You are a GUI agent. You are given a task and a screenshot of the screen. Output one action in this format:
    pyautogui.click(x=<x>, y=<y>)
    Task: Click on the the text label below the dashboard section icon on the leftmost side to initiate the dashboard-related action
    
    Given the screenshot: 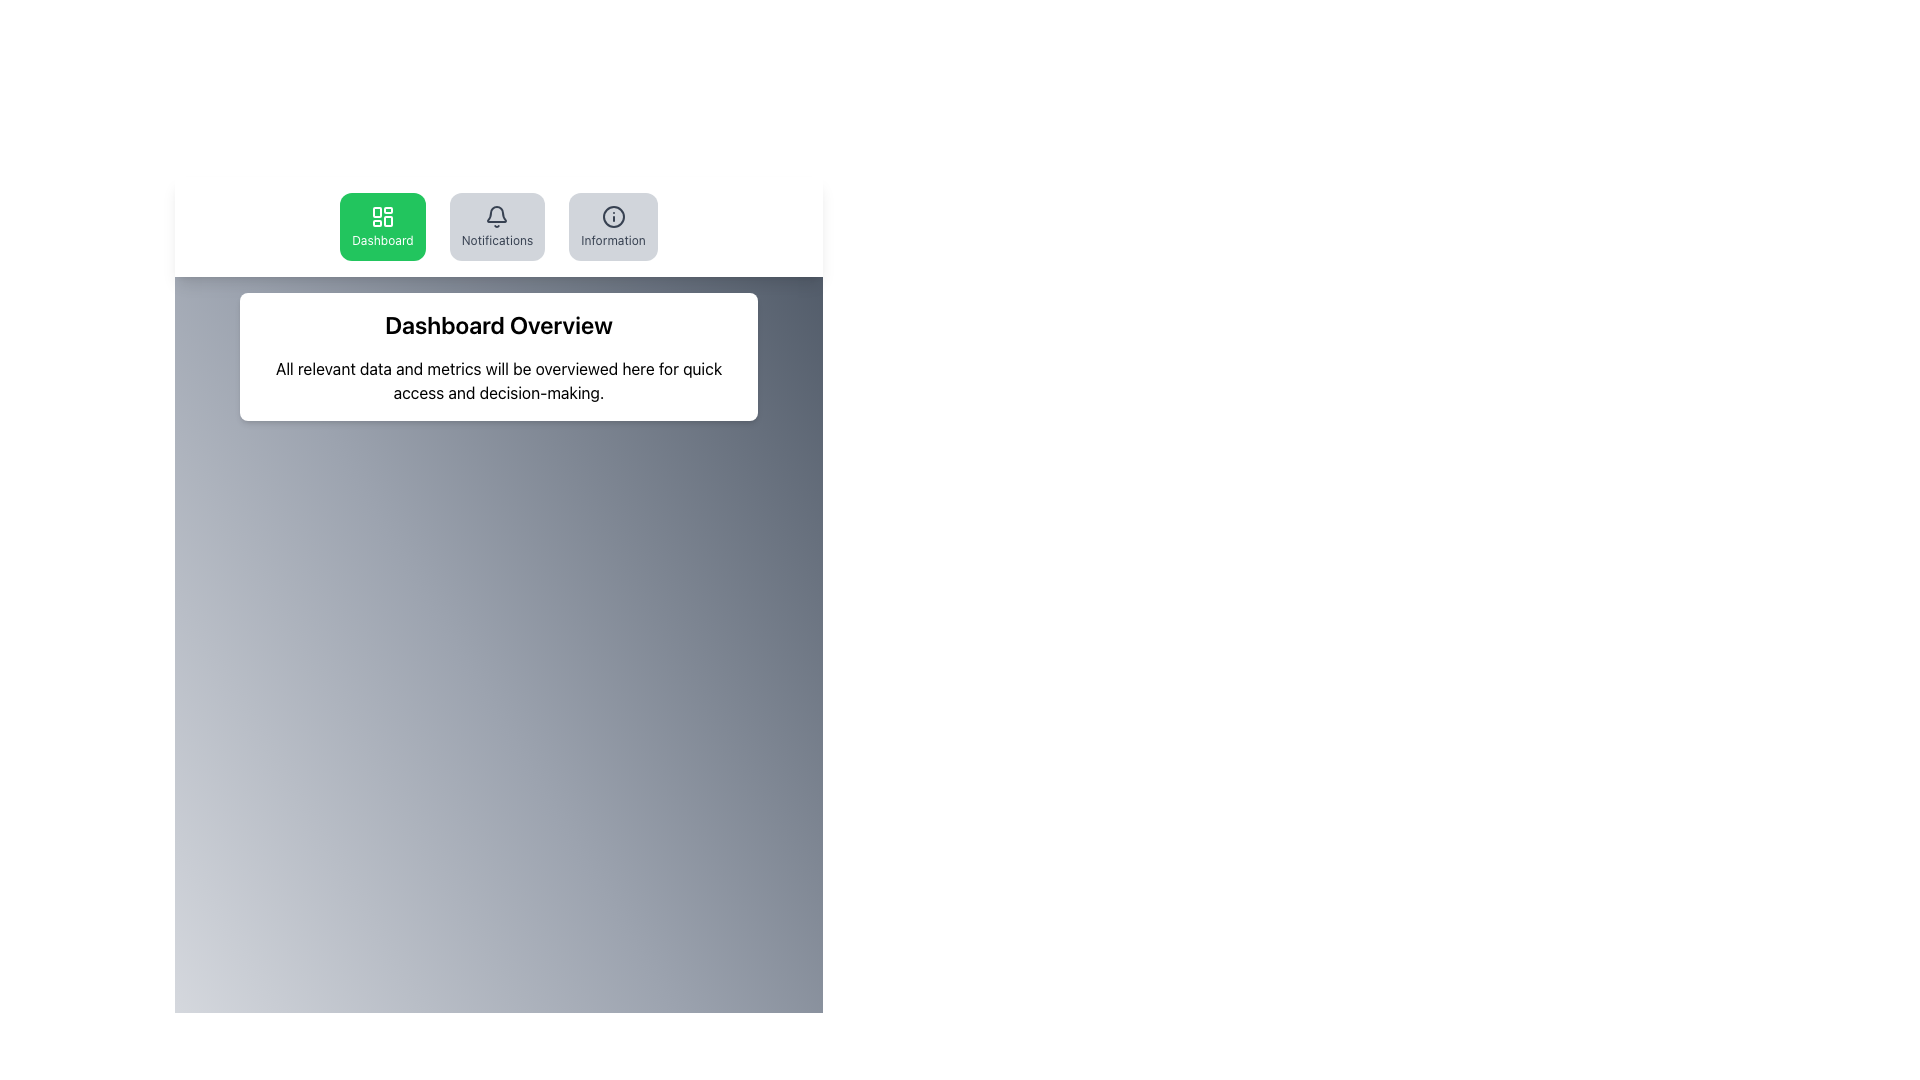 What is the action you would take?
    pyautogui.click(x=382, y=239)
    